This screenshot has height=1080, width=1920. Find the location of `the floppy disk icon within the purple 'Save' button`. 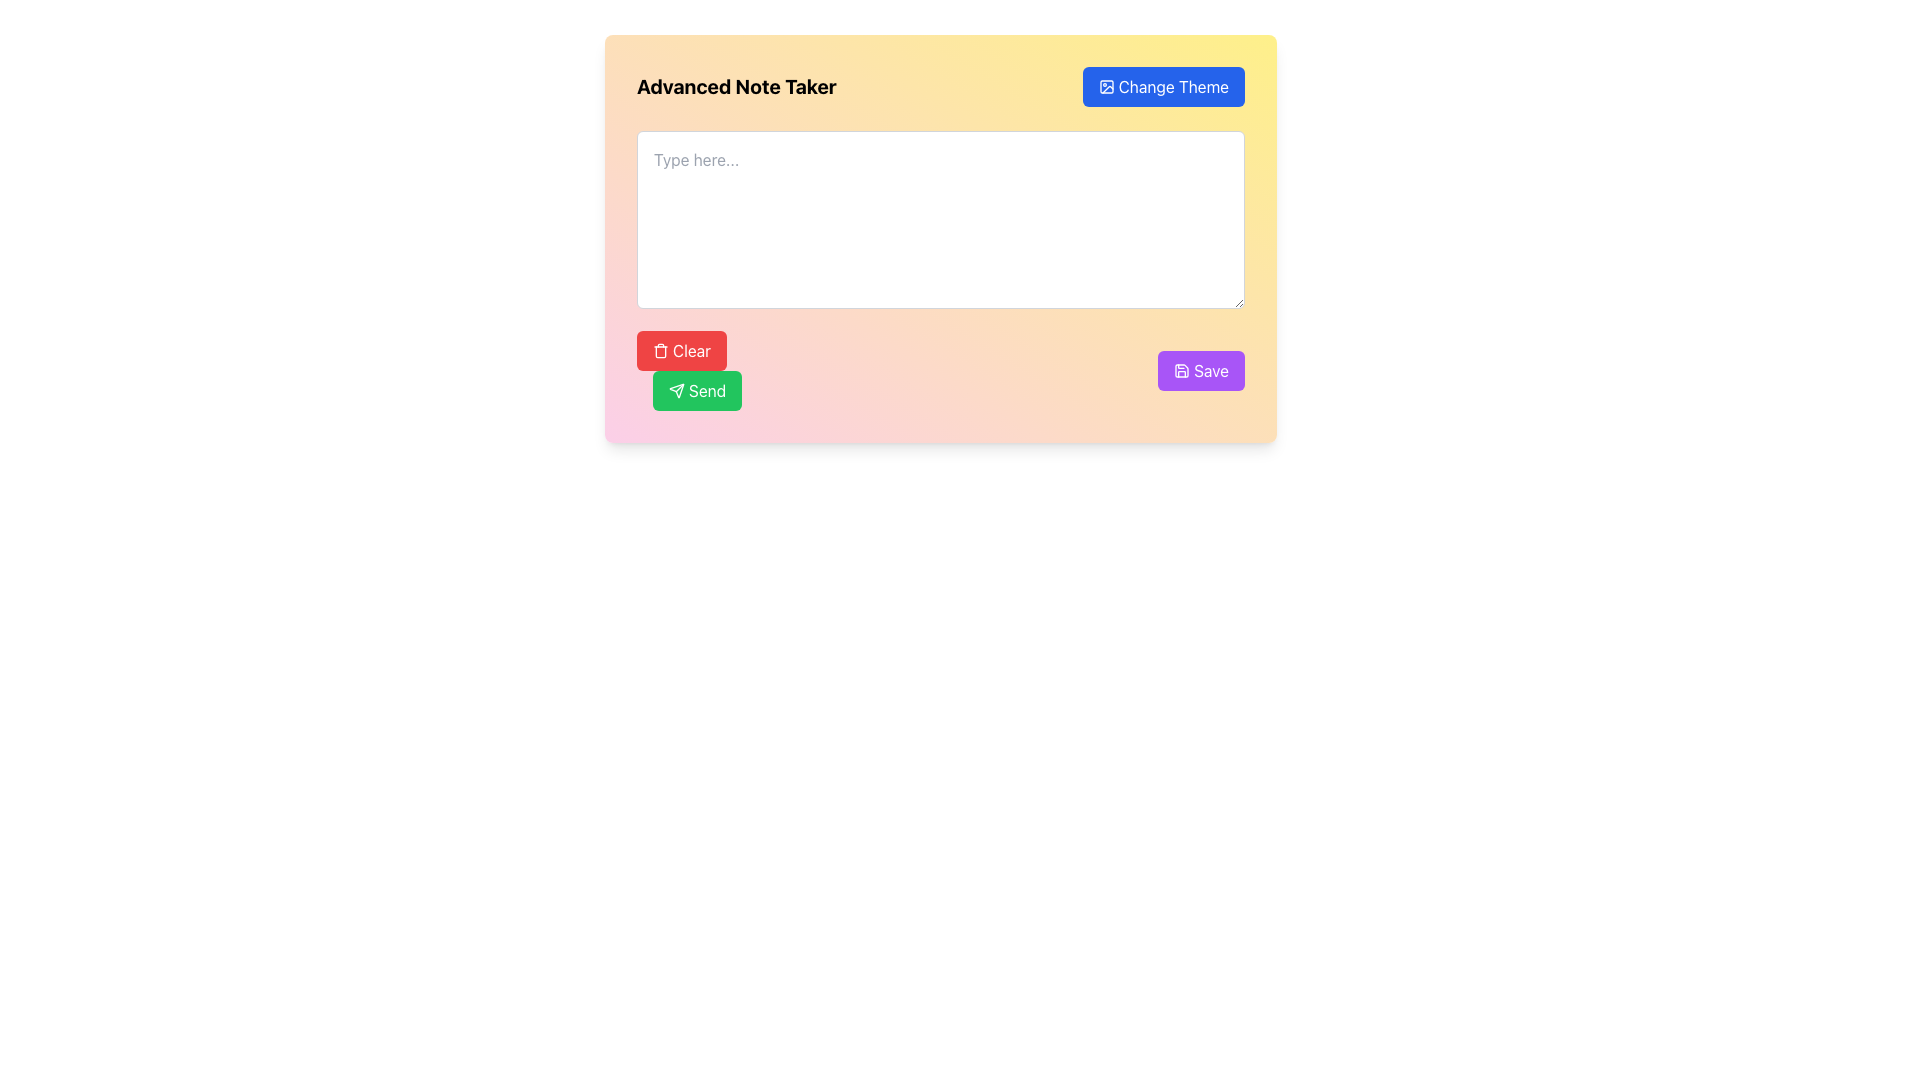

the floppy disk icon within the purple 'Save' button is located at coordinates (1181, 370).